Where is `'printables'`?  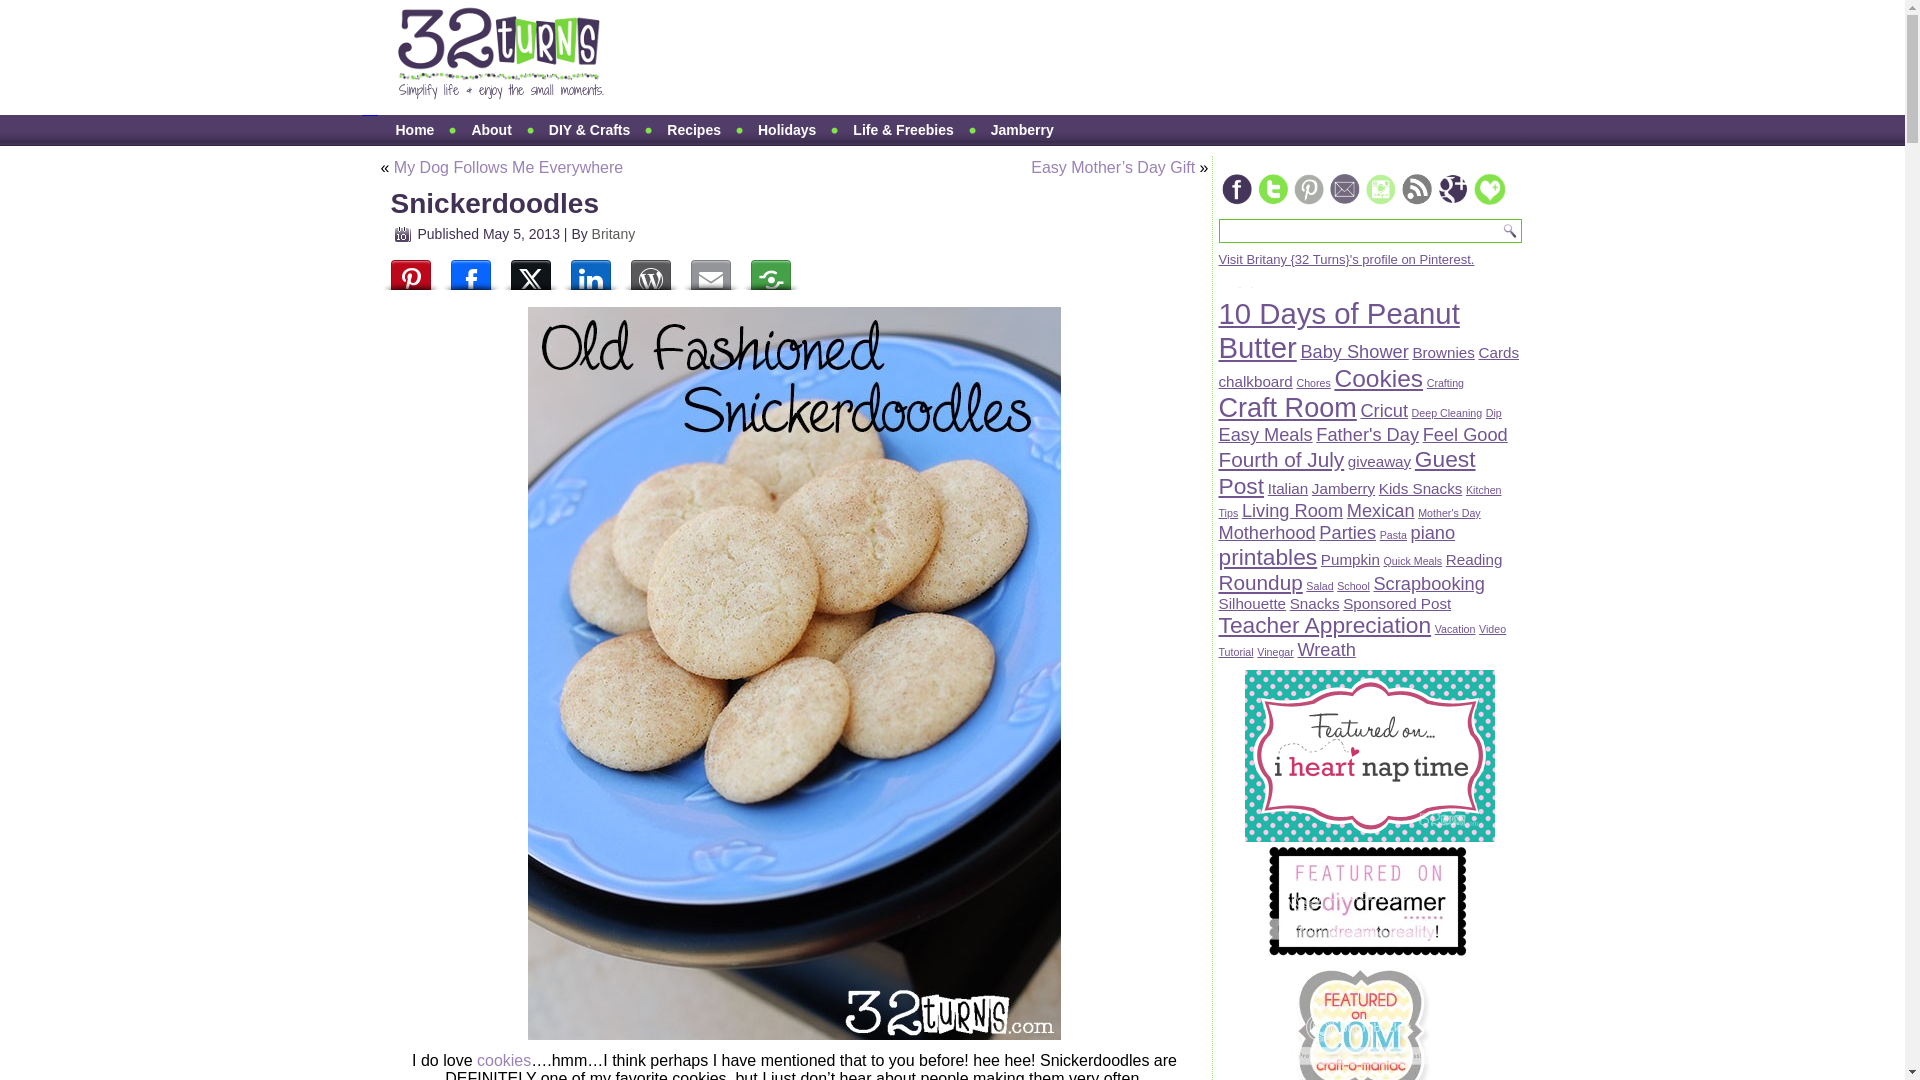 'printables' is located at coordinates (1217, 556).